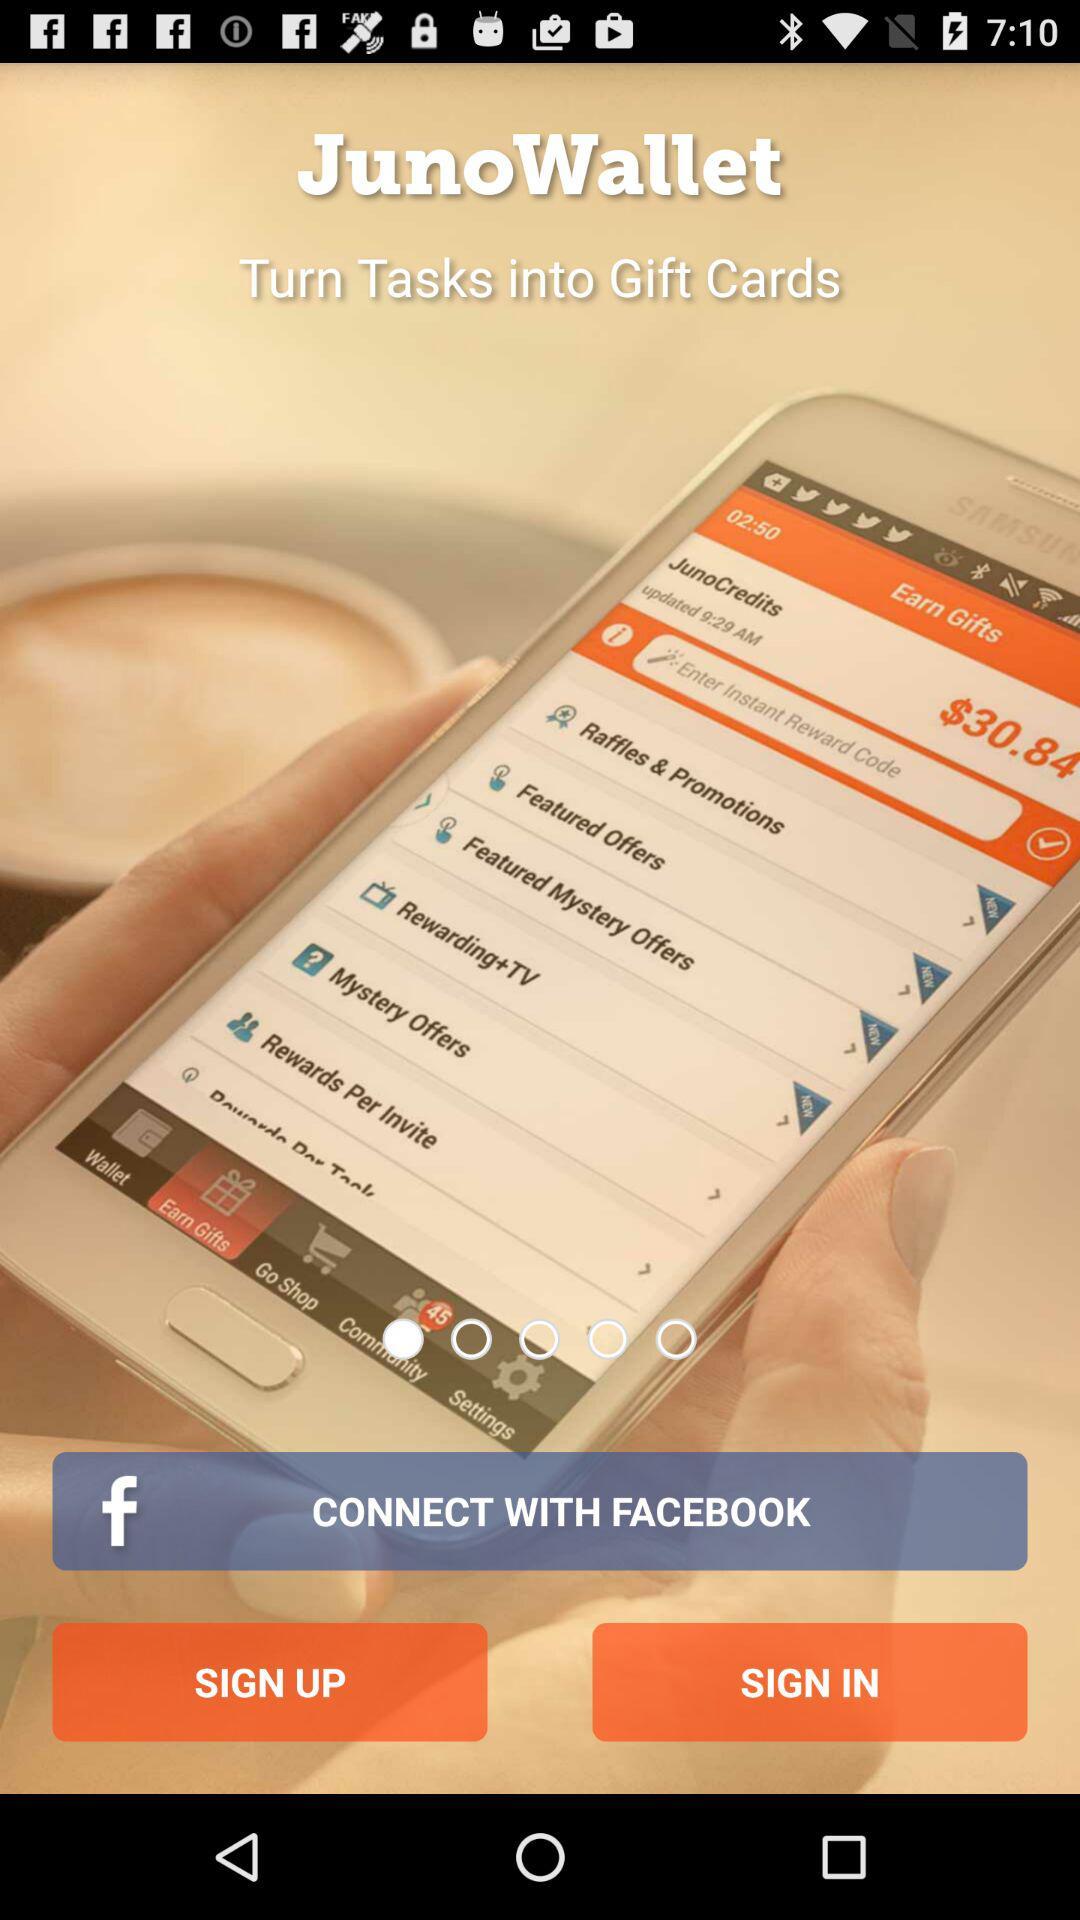 The width and height of the screenshot is (1080, 1920). What do you see at coordinates (270, 1681) in the screenshot?
I see `the button below connect with facebook` at bounding box center [270, 1681].